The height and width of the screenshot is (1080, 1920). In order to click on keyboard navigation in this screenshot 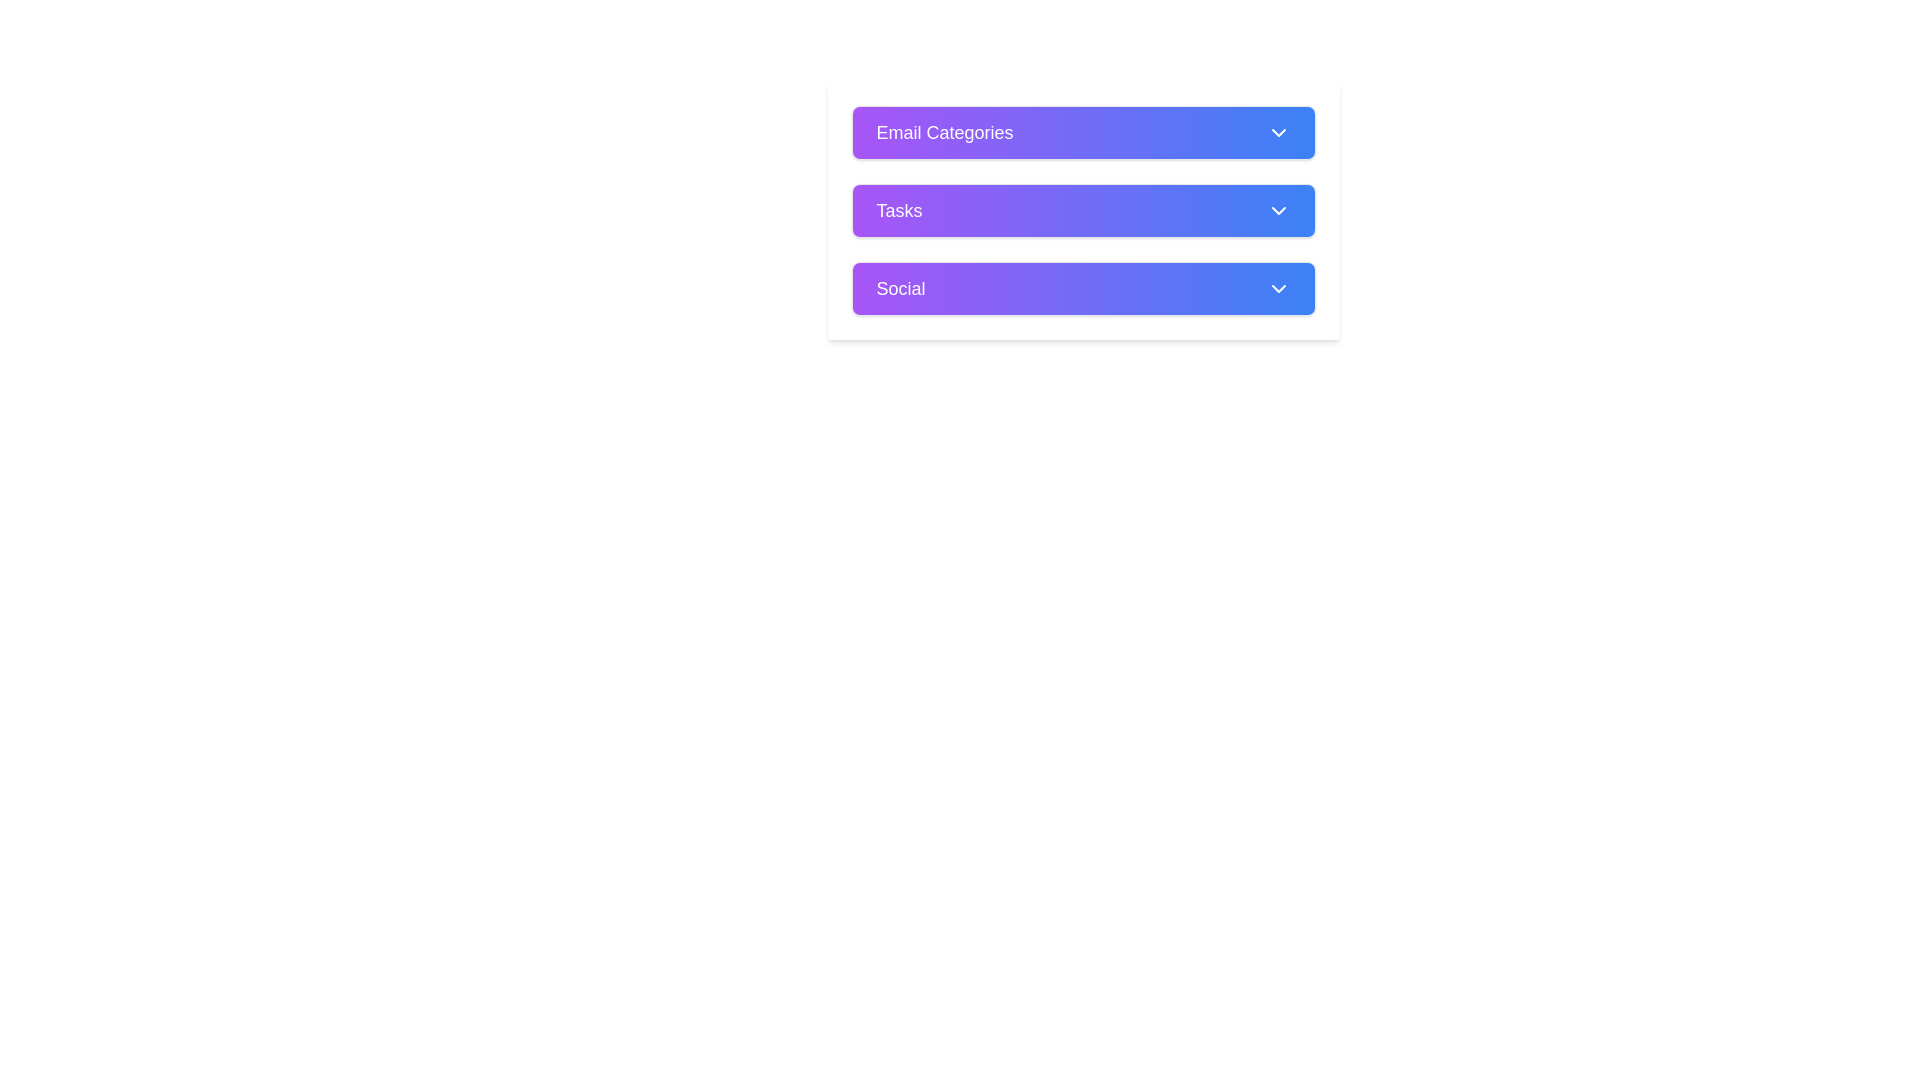, I will do `click(1082, 211)`.